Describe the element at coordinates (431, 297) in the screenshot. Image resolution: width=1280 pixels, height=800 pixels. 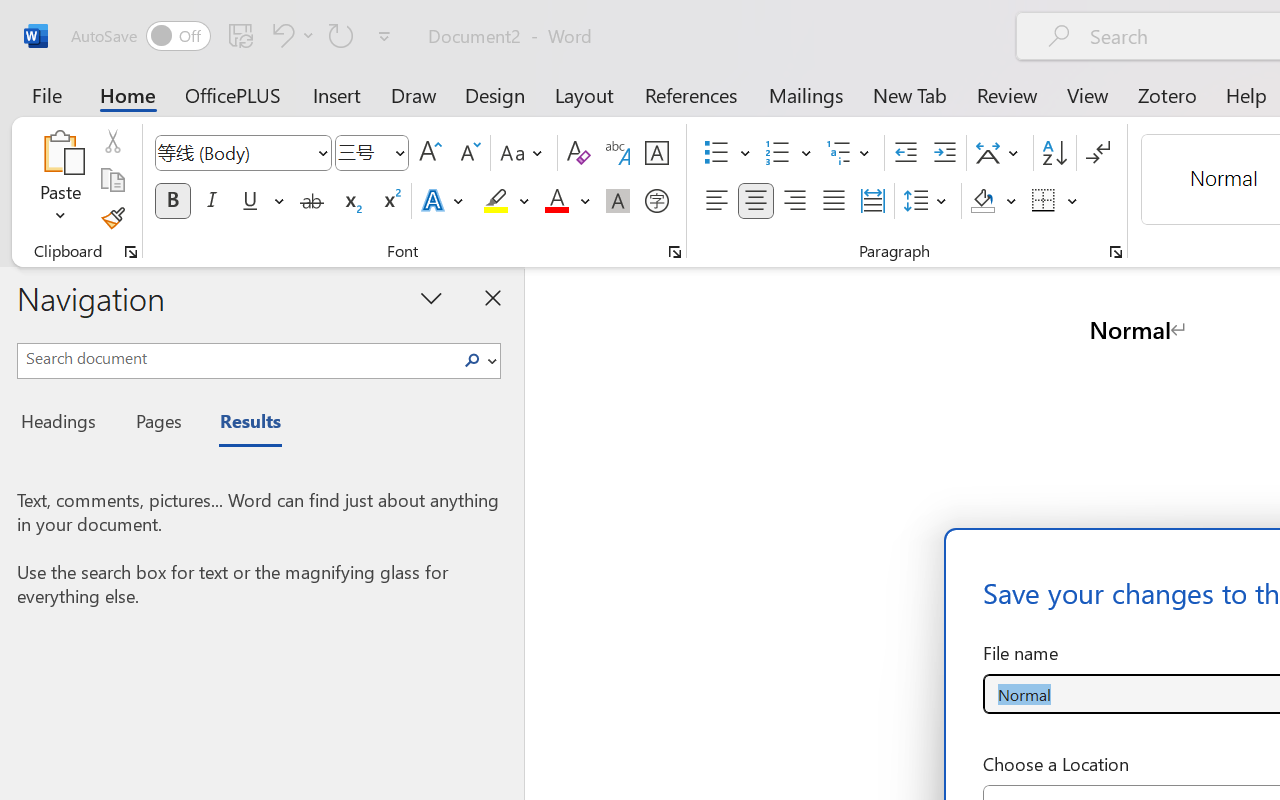
I see `'Task Pane Options'` at that location.